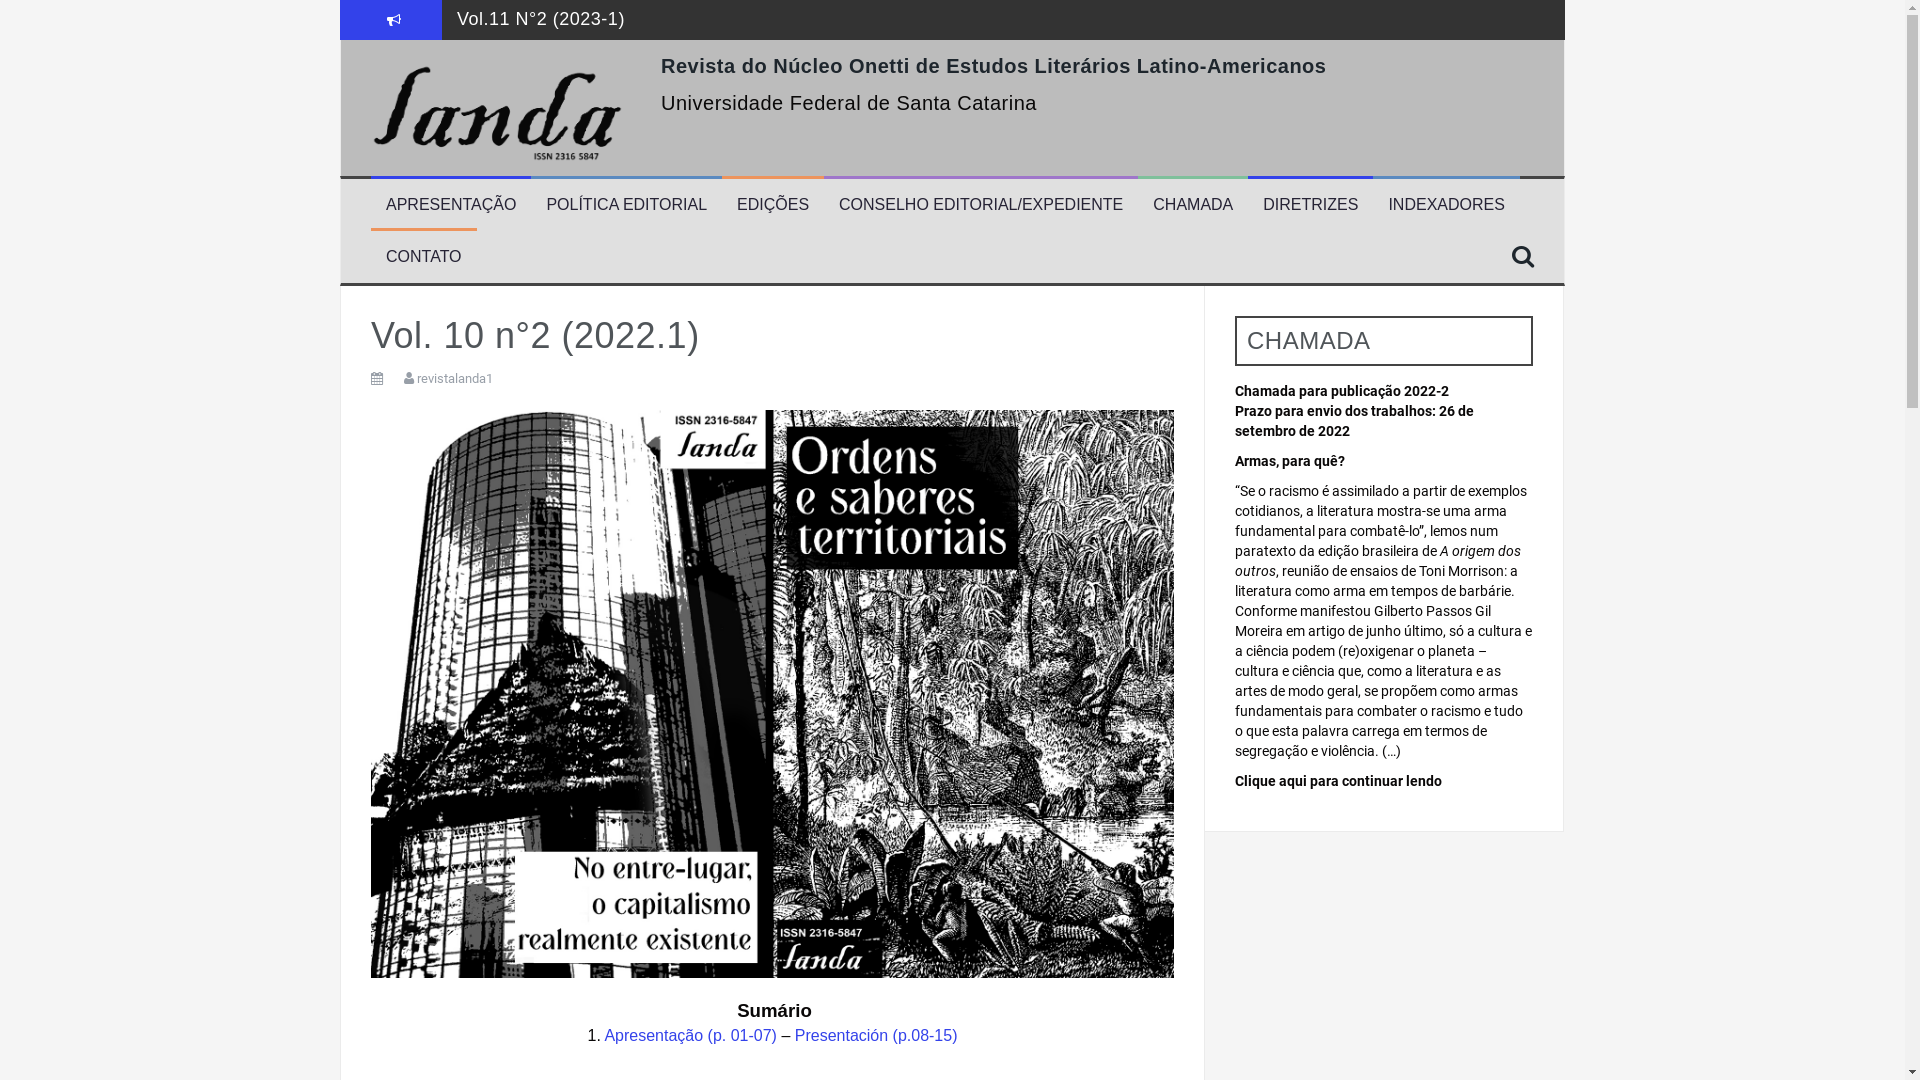  Describe the element at coordinates (416, 378) in the screenshot. I see `'revistalanda1'` at that location.